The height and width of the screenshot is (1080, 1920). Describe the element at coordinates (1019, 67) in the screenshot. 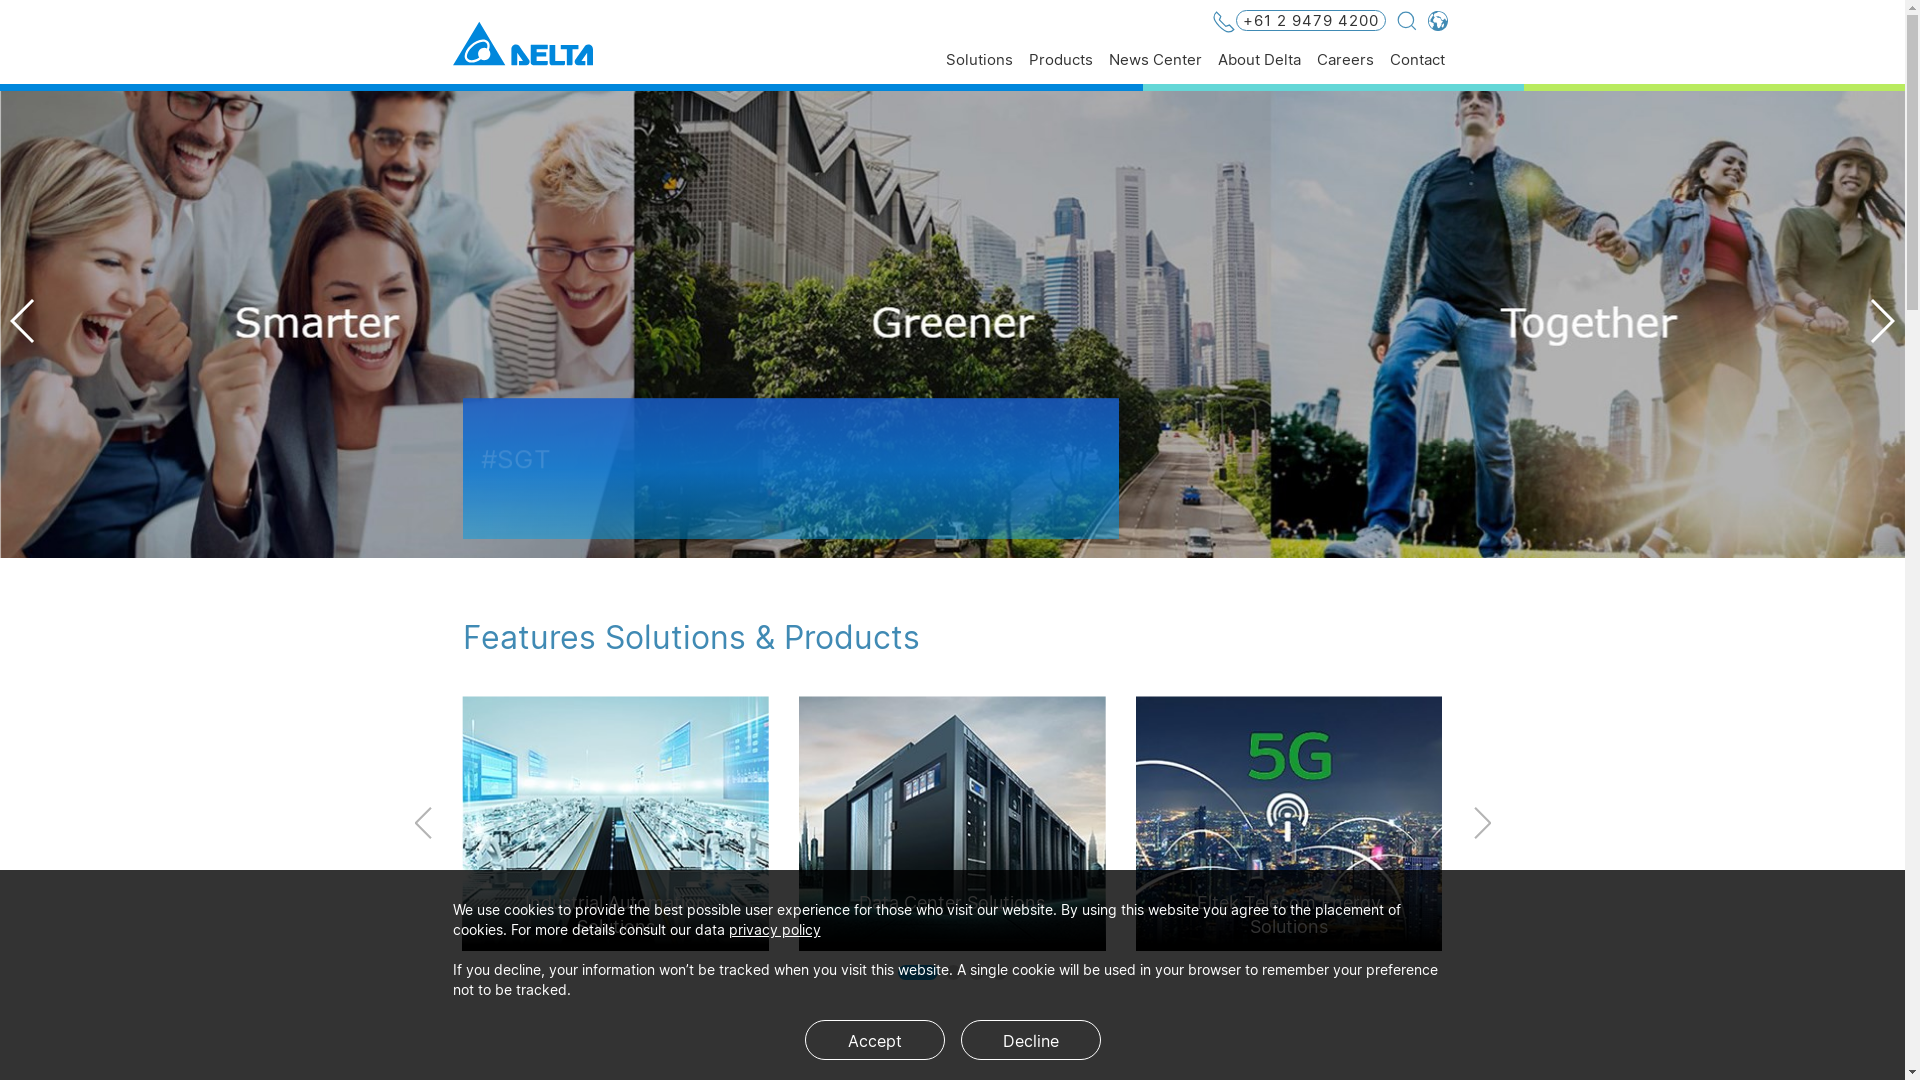

I see `'Products'` at that location.